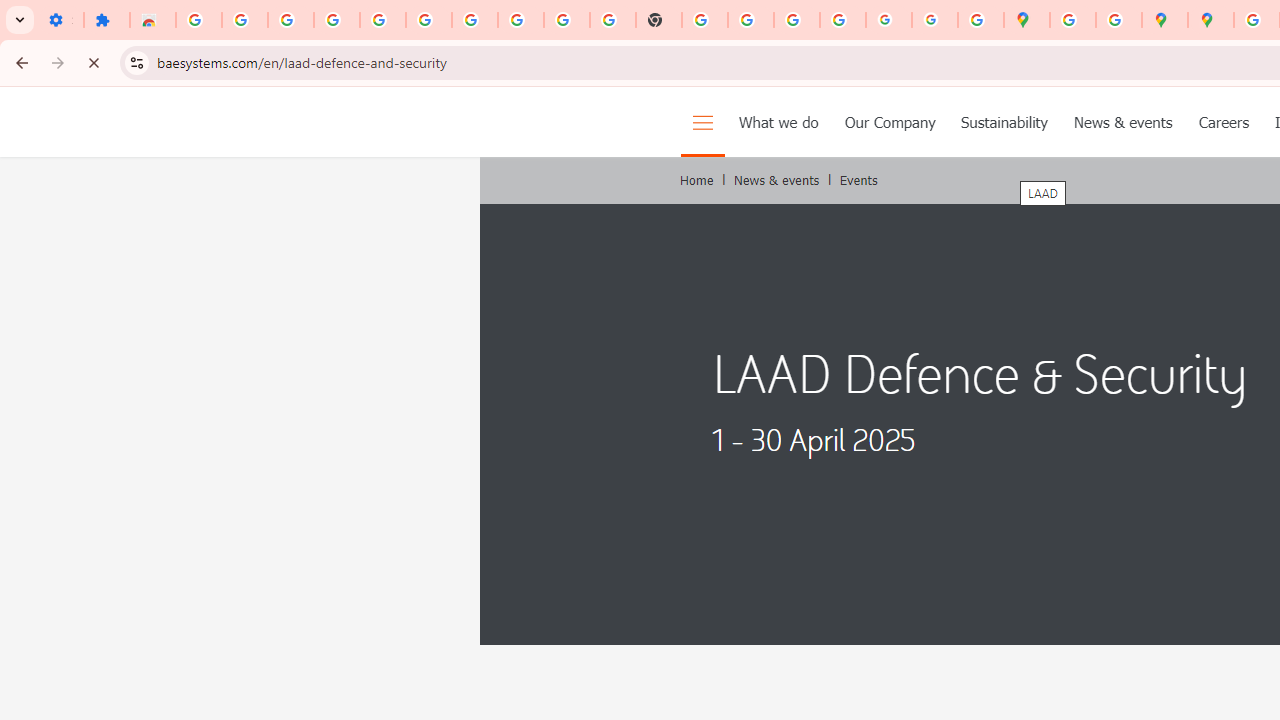 The height and width of the screenshot is (720, 1280). I want to click on 'Sustainability', so click(1004, 122).